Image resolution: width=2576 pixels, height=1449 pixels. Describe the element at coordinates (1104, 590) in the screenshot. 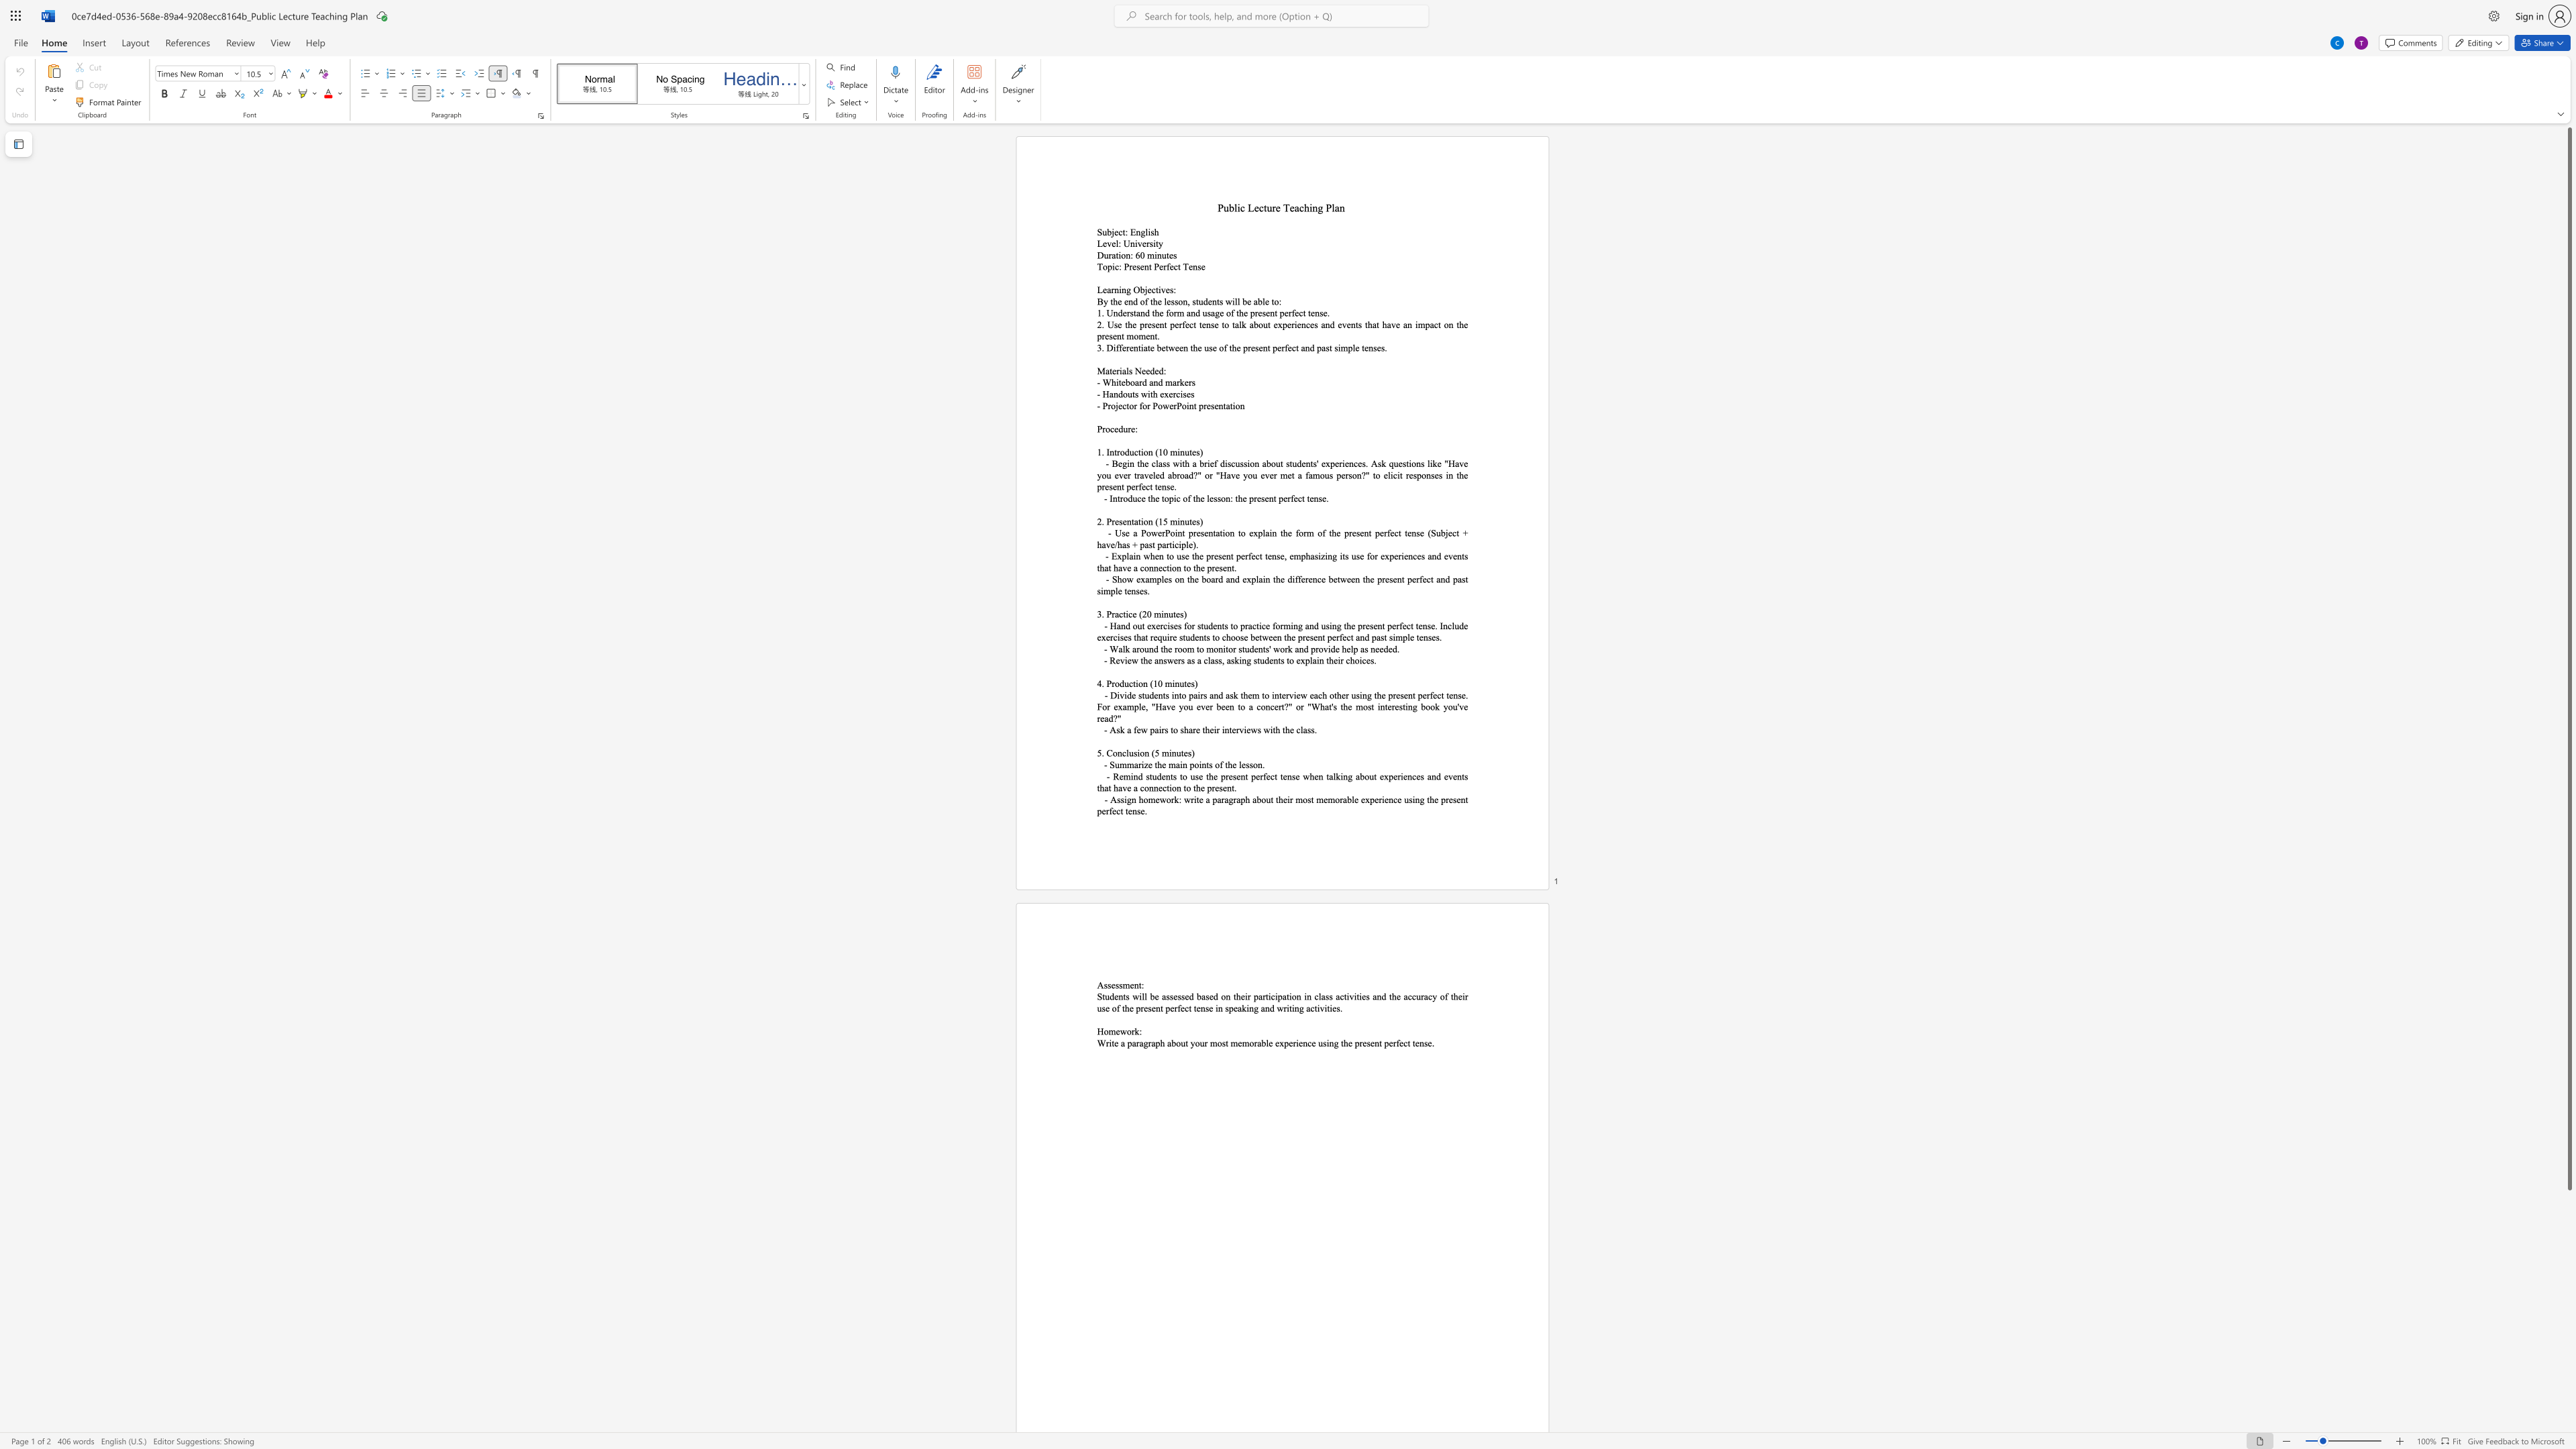

I see `the space between the continuous character "i" and "m" in the text` at that location.